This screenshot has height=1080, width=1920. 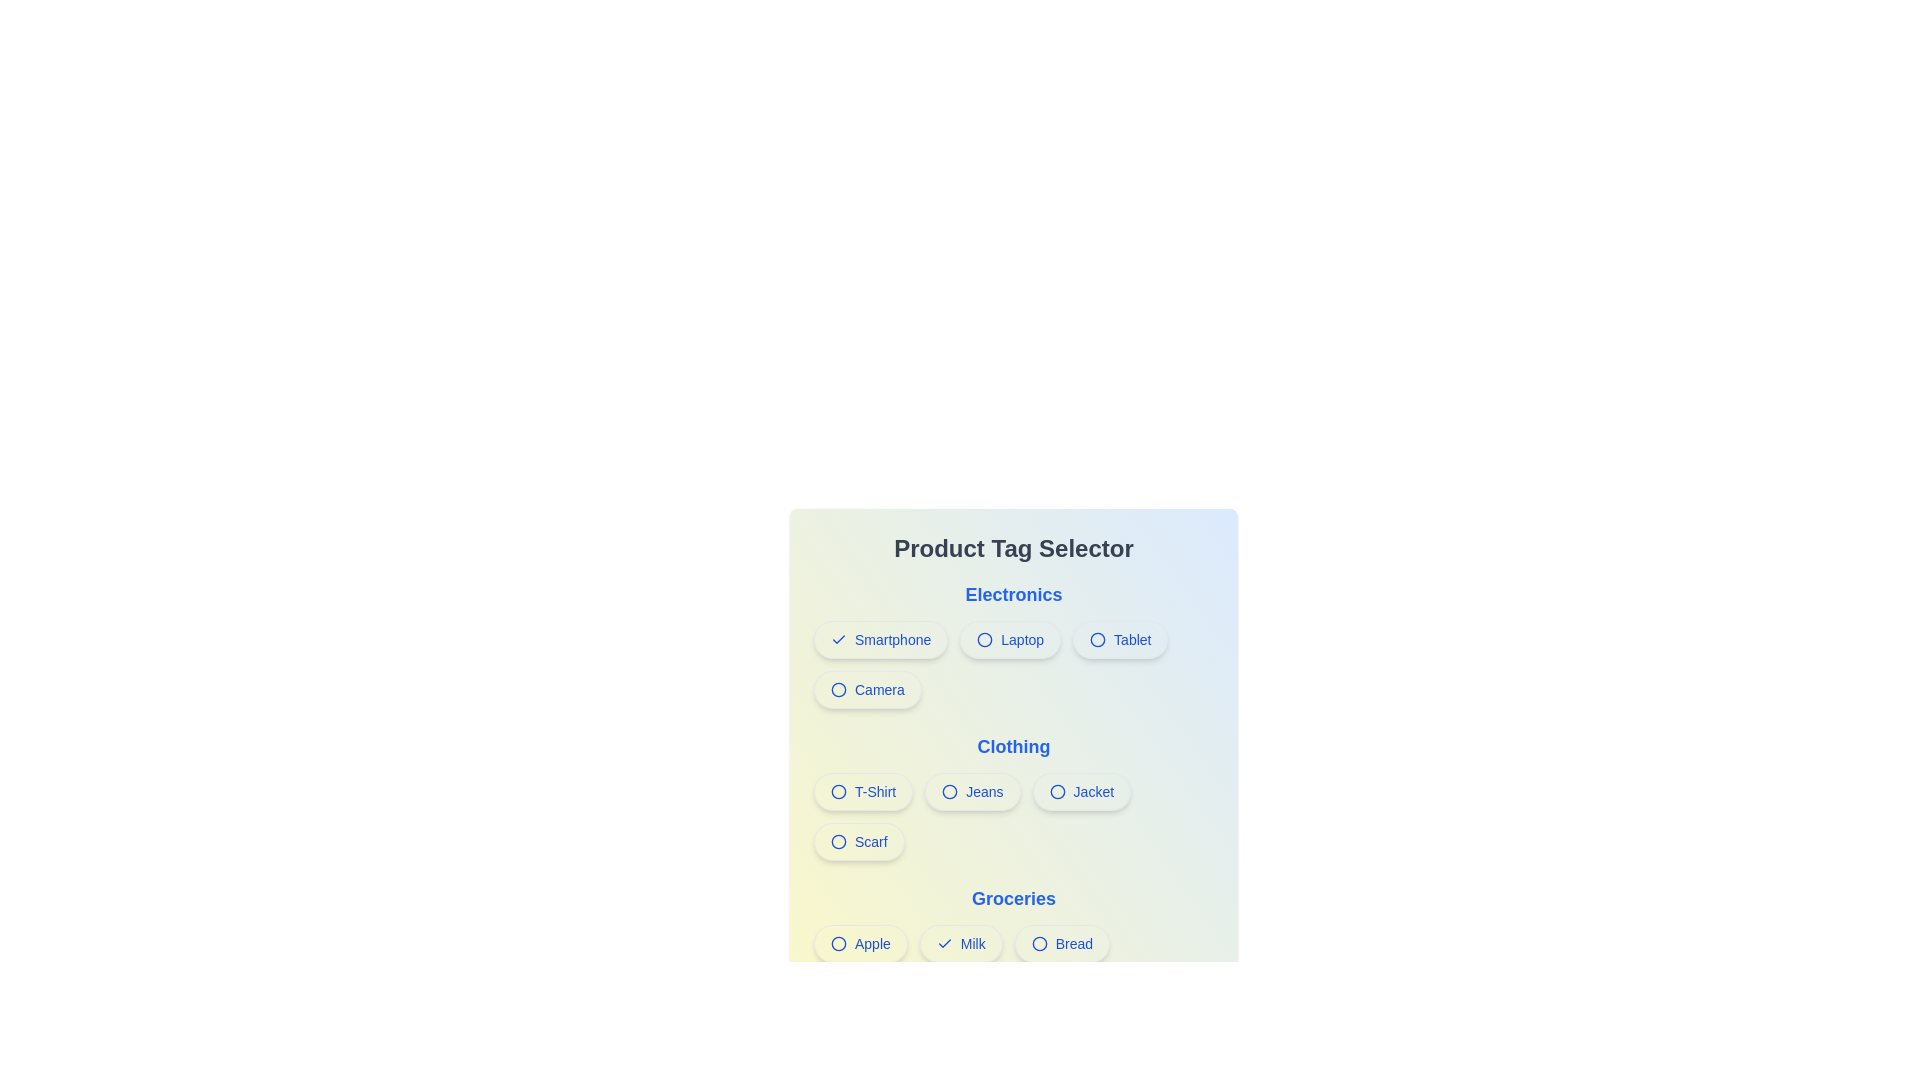 What do you see at coordinates (860, 944) in the screenshot?
I see `the 'Apple' Selectable tag button, which is a pill-shaped button with rounded edges and blue text` at bounding box center [860, 944].